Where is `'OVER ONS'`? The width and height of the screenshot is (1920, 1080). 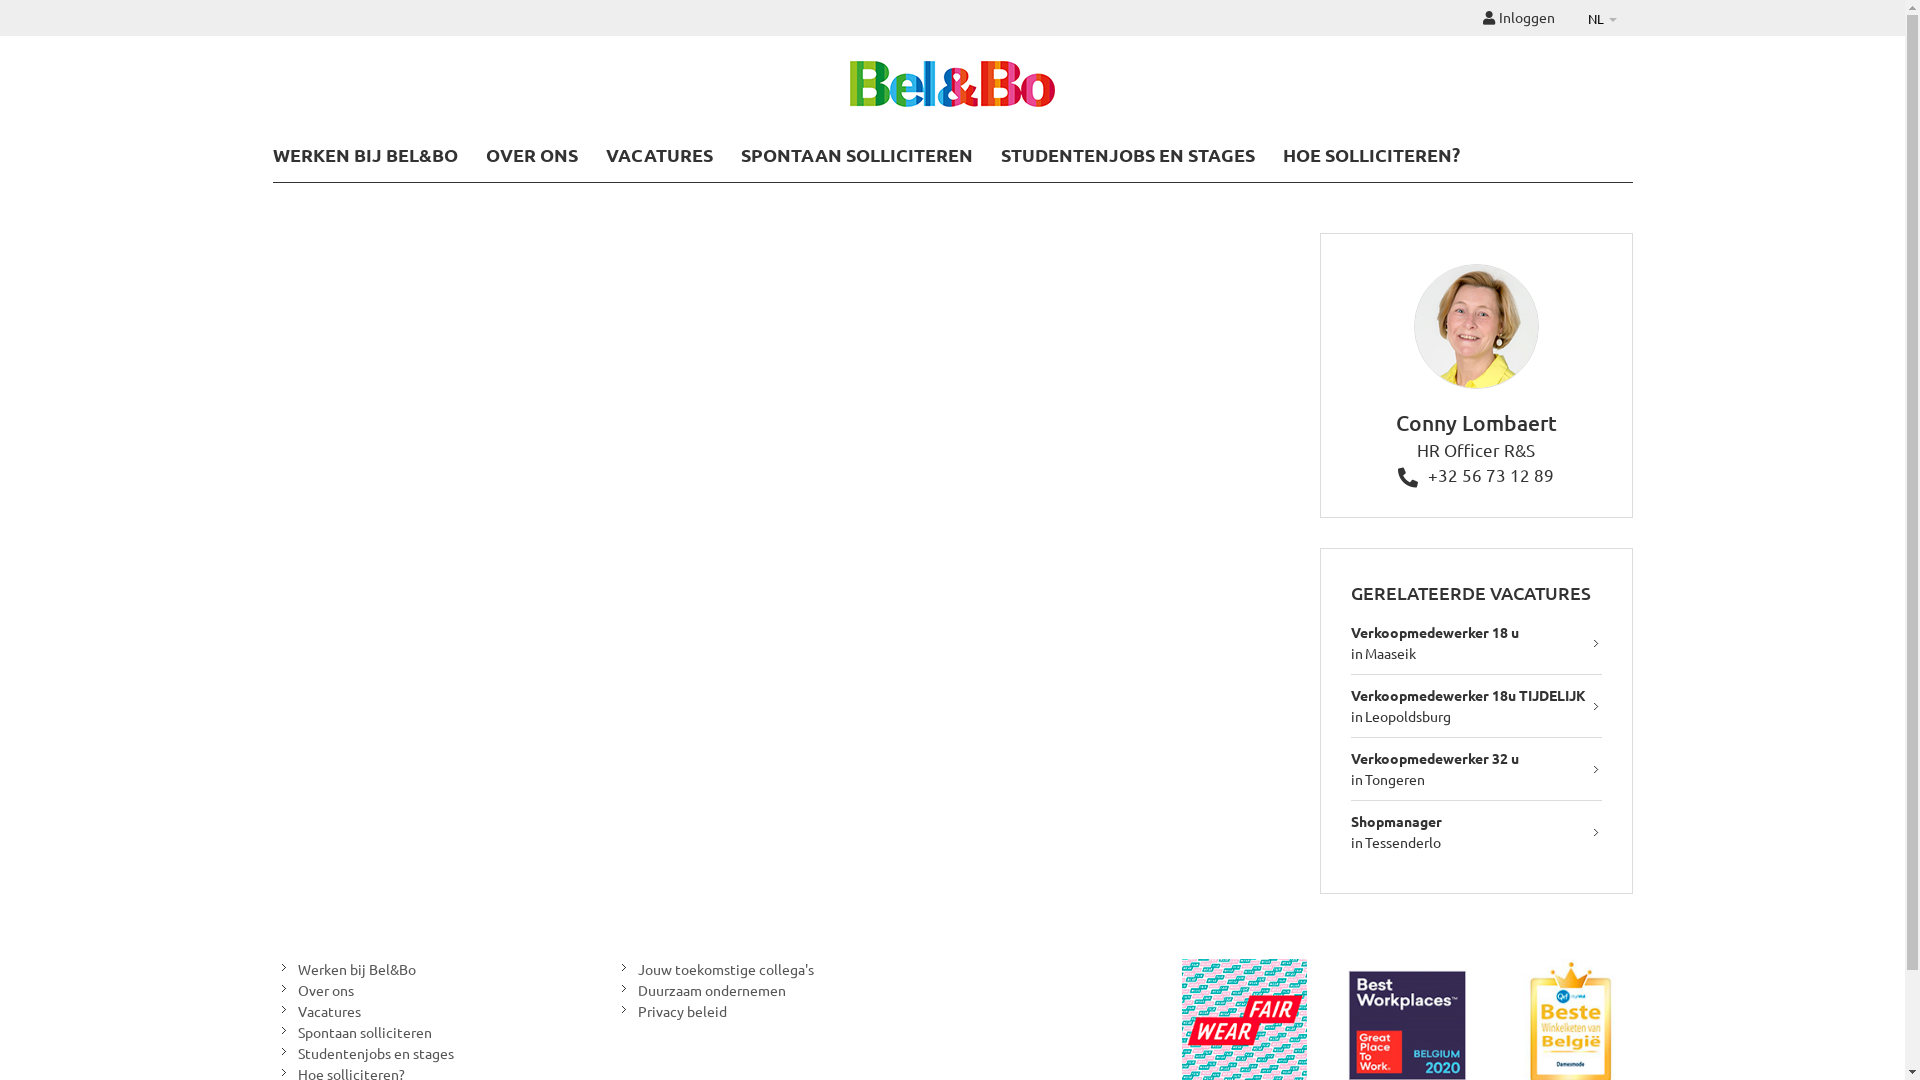
'OVER ONS' is located at coordinates (485, 153).